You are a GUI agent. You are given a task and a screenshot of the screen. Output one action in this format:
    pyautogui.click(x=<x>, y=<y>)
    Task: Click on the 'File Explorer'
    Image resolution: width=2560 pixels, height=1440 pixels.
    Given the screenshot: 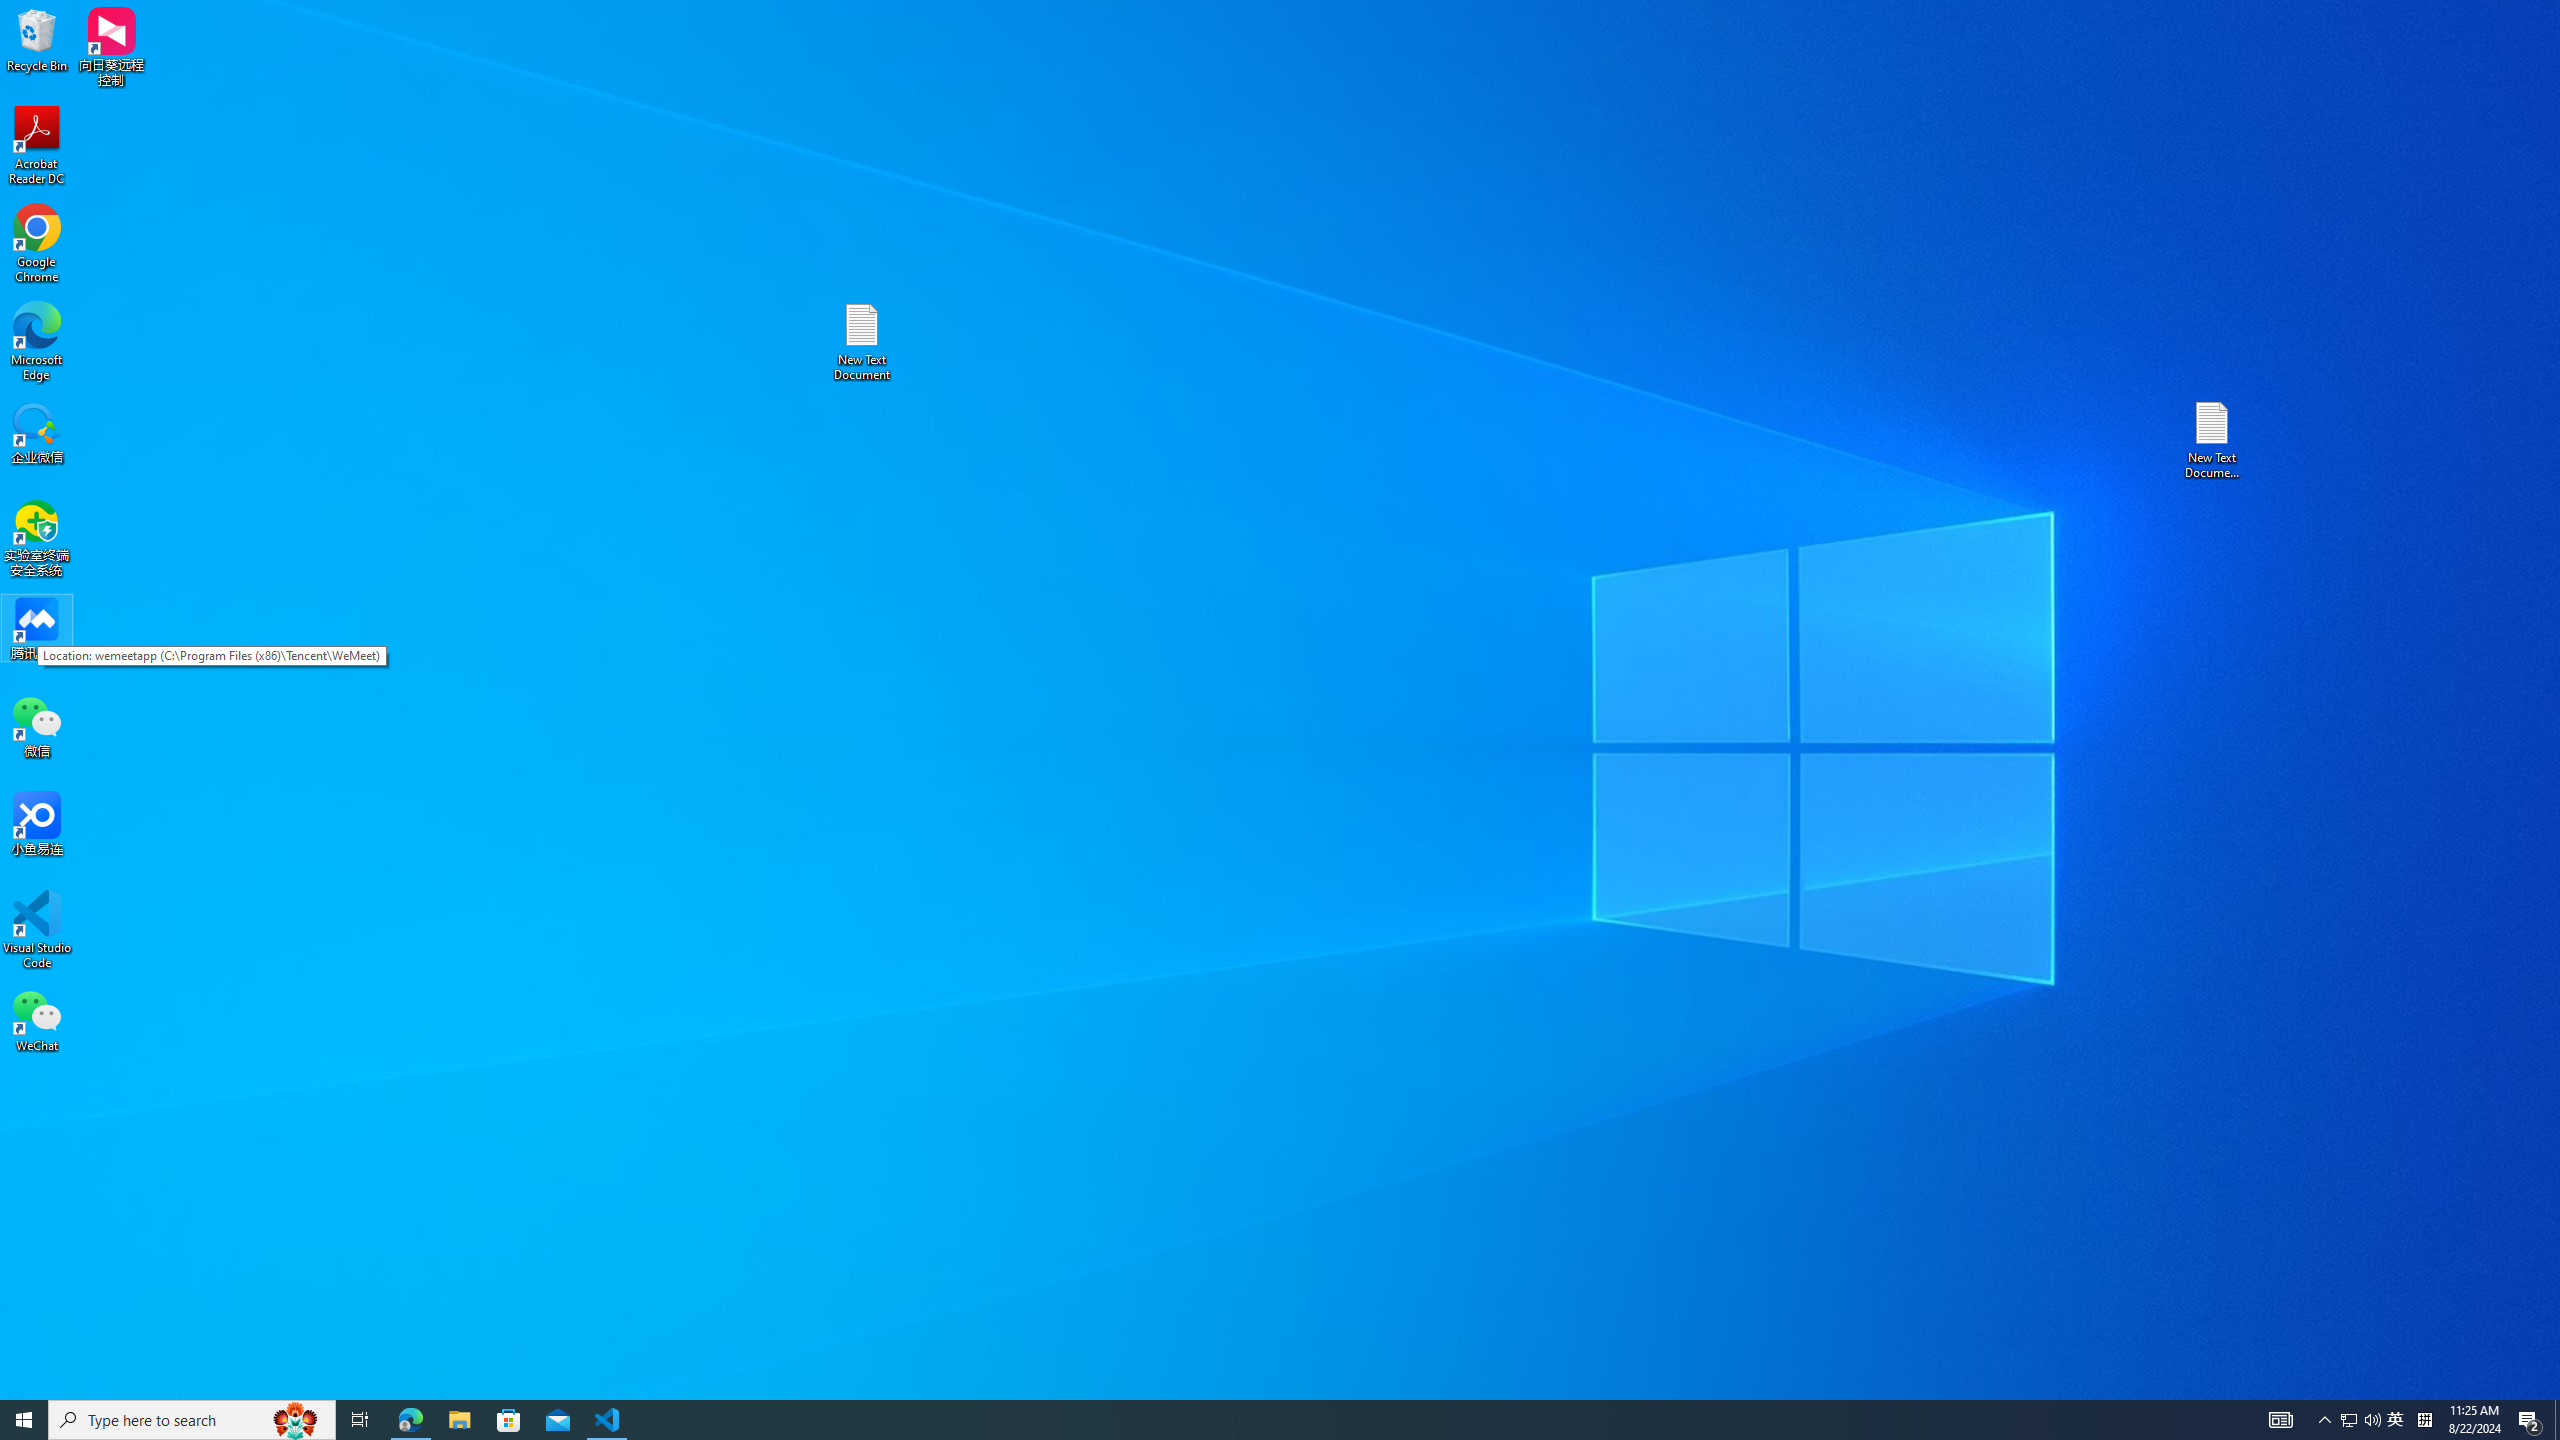 What is the action you would take?
    pyautogui.click(x=458, y=1418)
    